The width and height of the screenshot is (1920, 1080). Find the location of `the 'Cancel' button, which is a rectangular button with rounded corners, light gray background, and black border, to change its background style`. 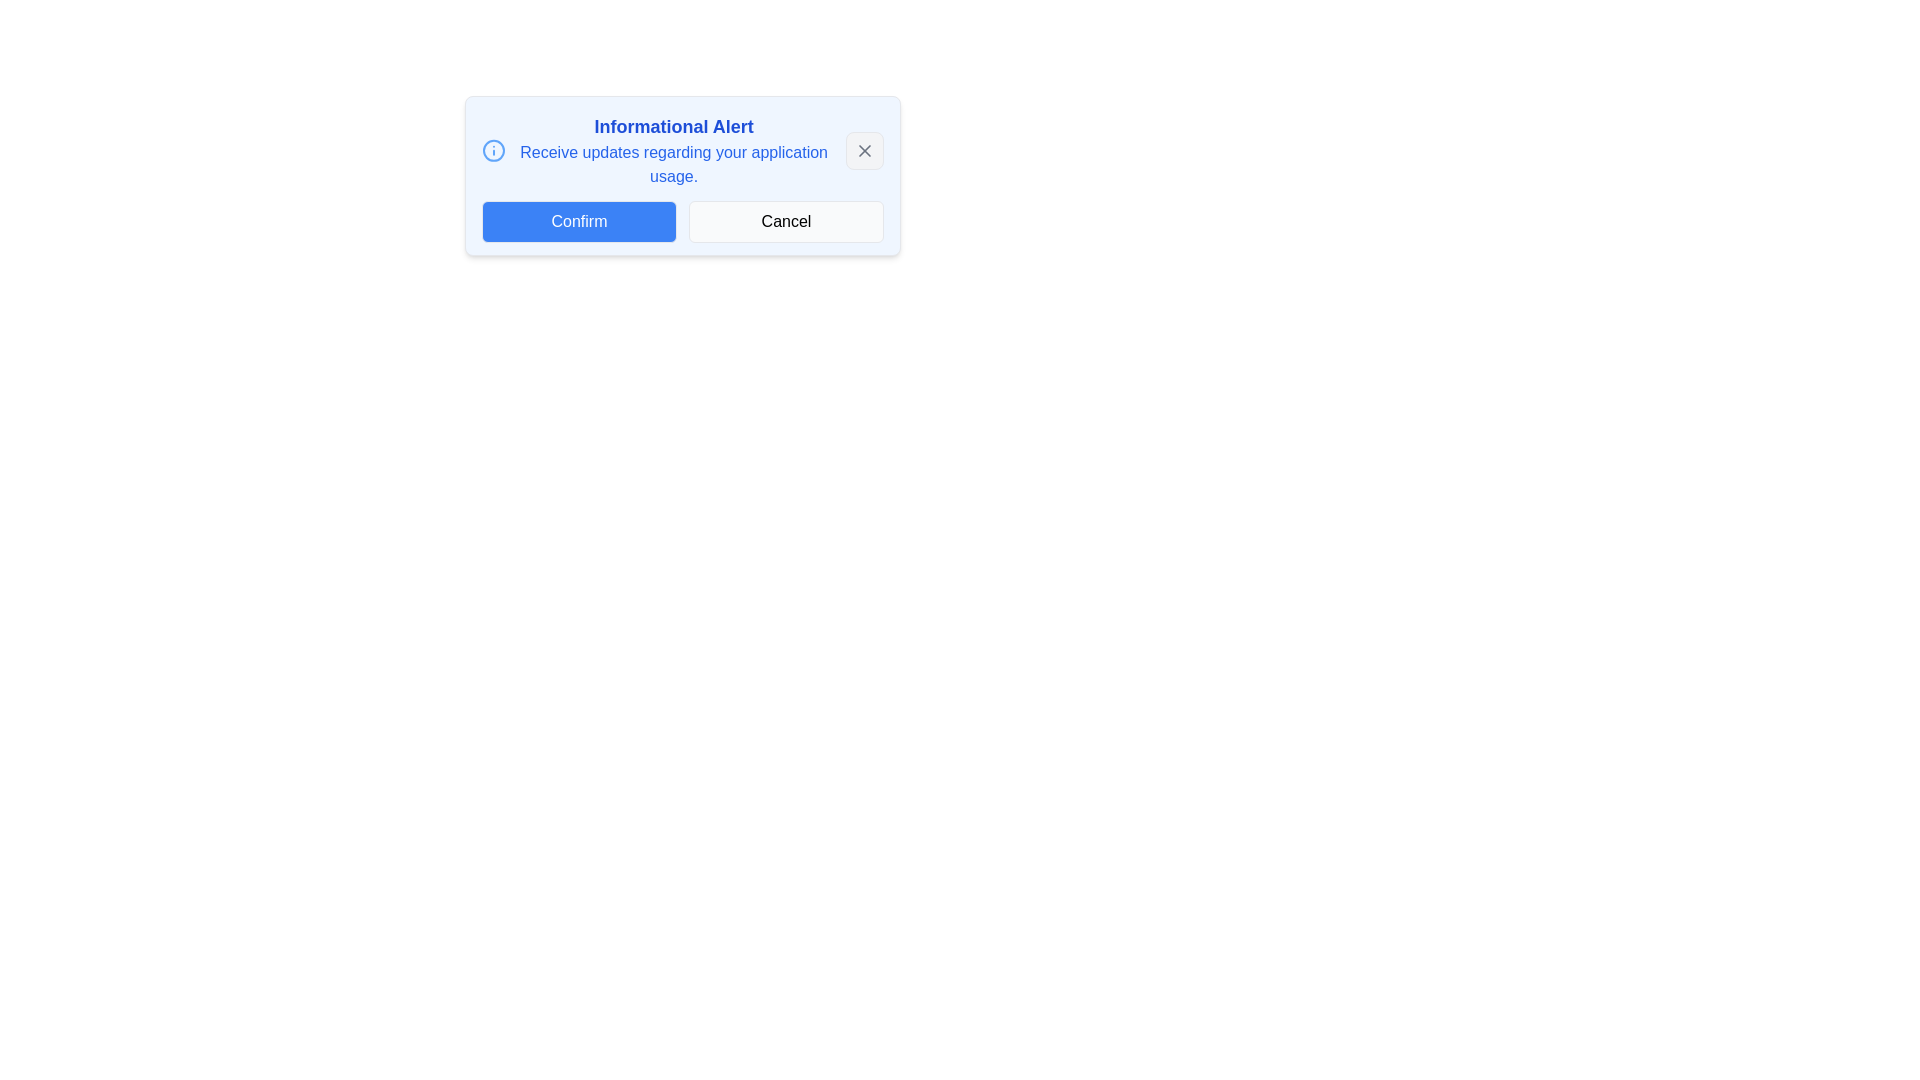

the 'Cancel' button, which is a rectangular button with rounded corners, light gray background, and black border, to change its background style is located at coordinates (785, 222).